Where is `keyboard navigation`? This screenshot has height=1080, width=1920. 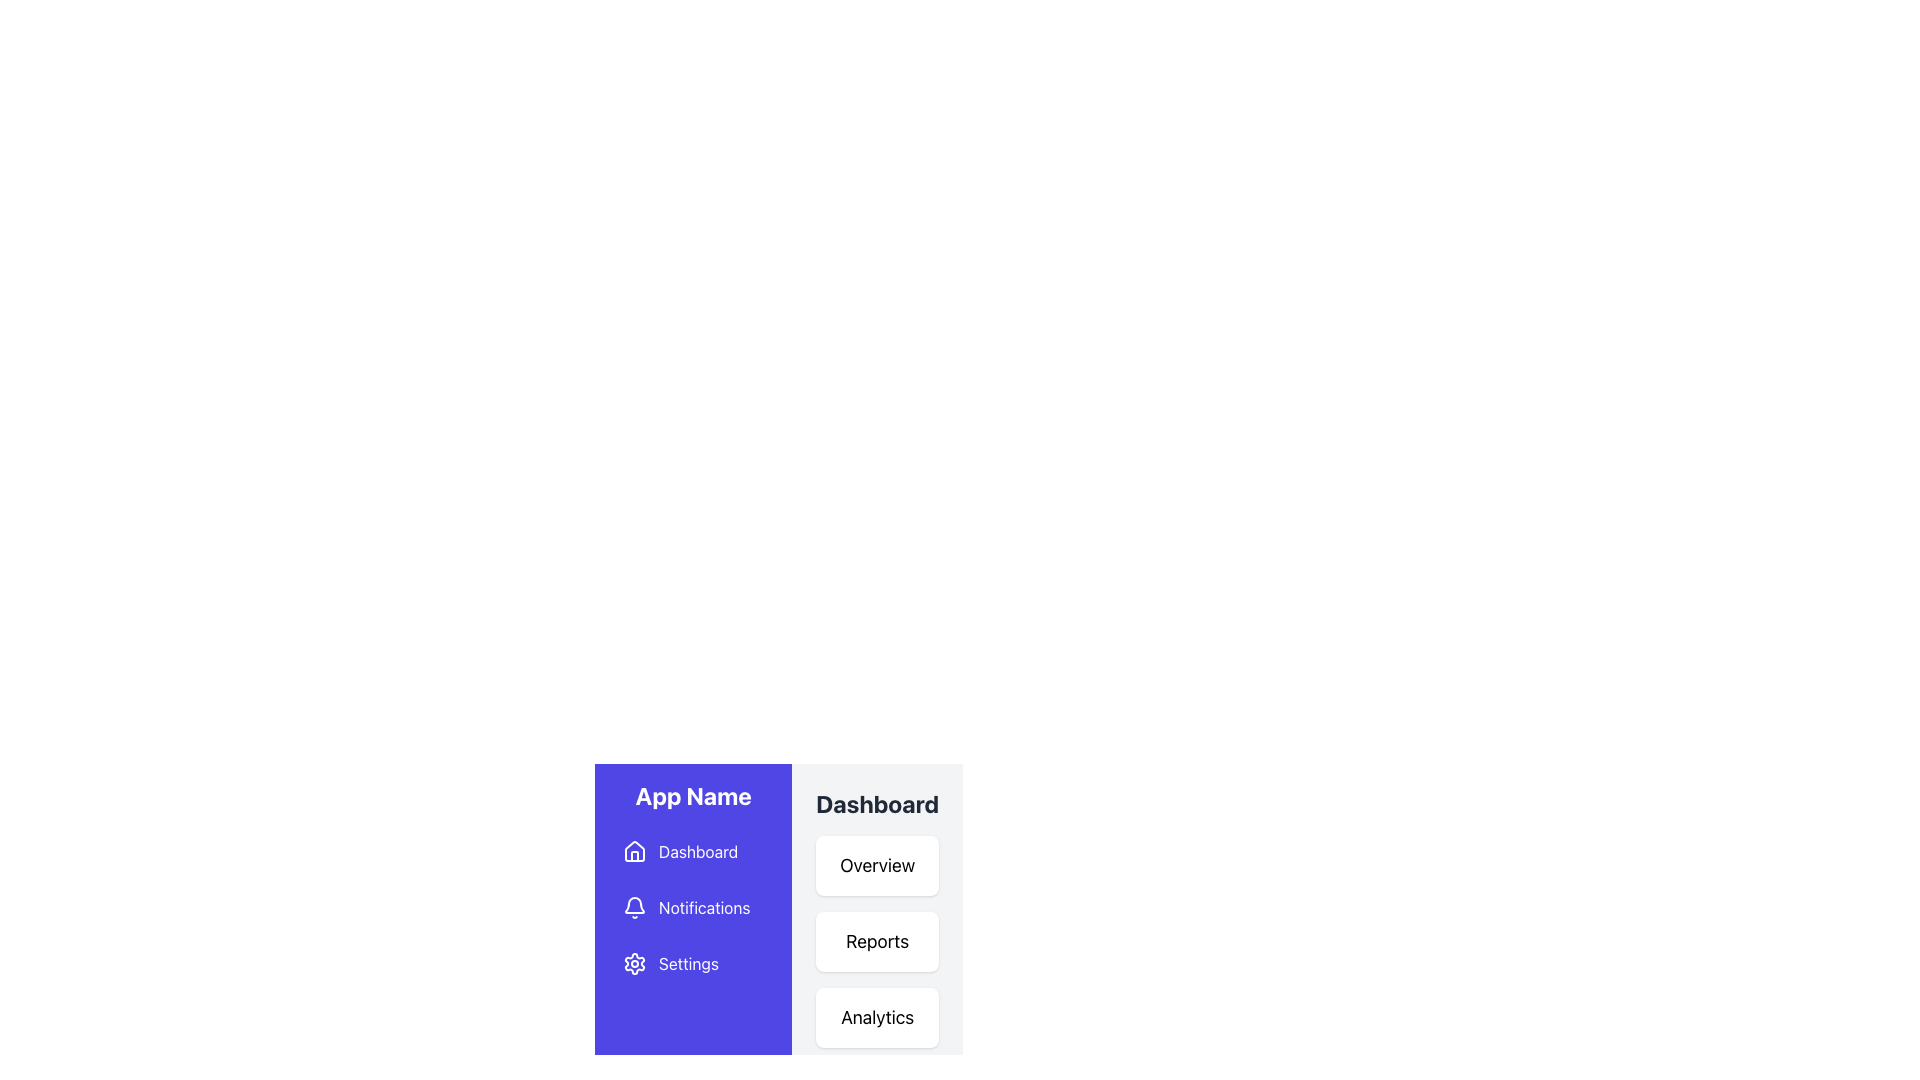
keyboard navigation is located at coordinates (633, 963).